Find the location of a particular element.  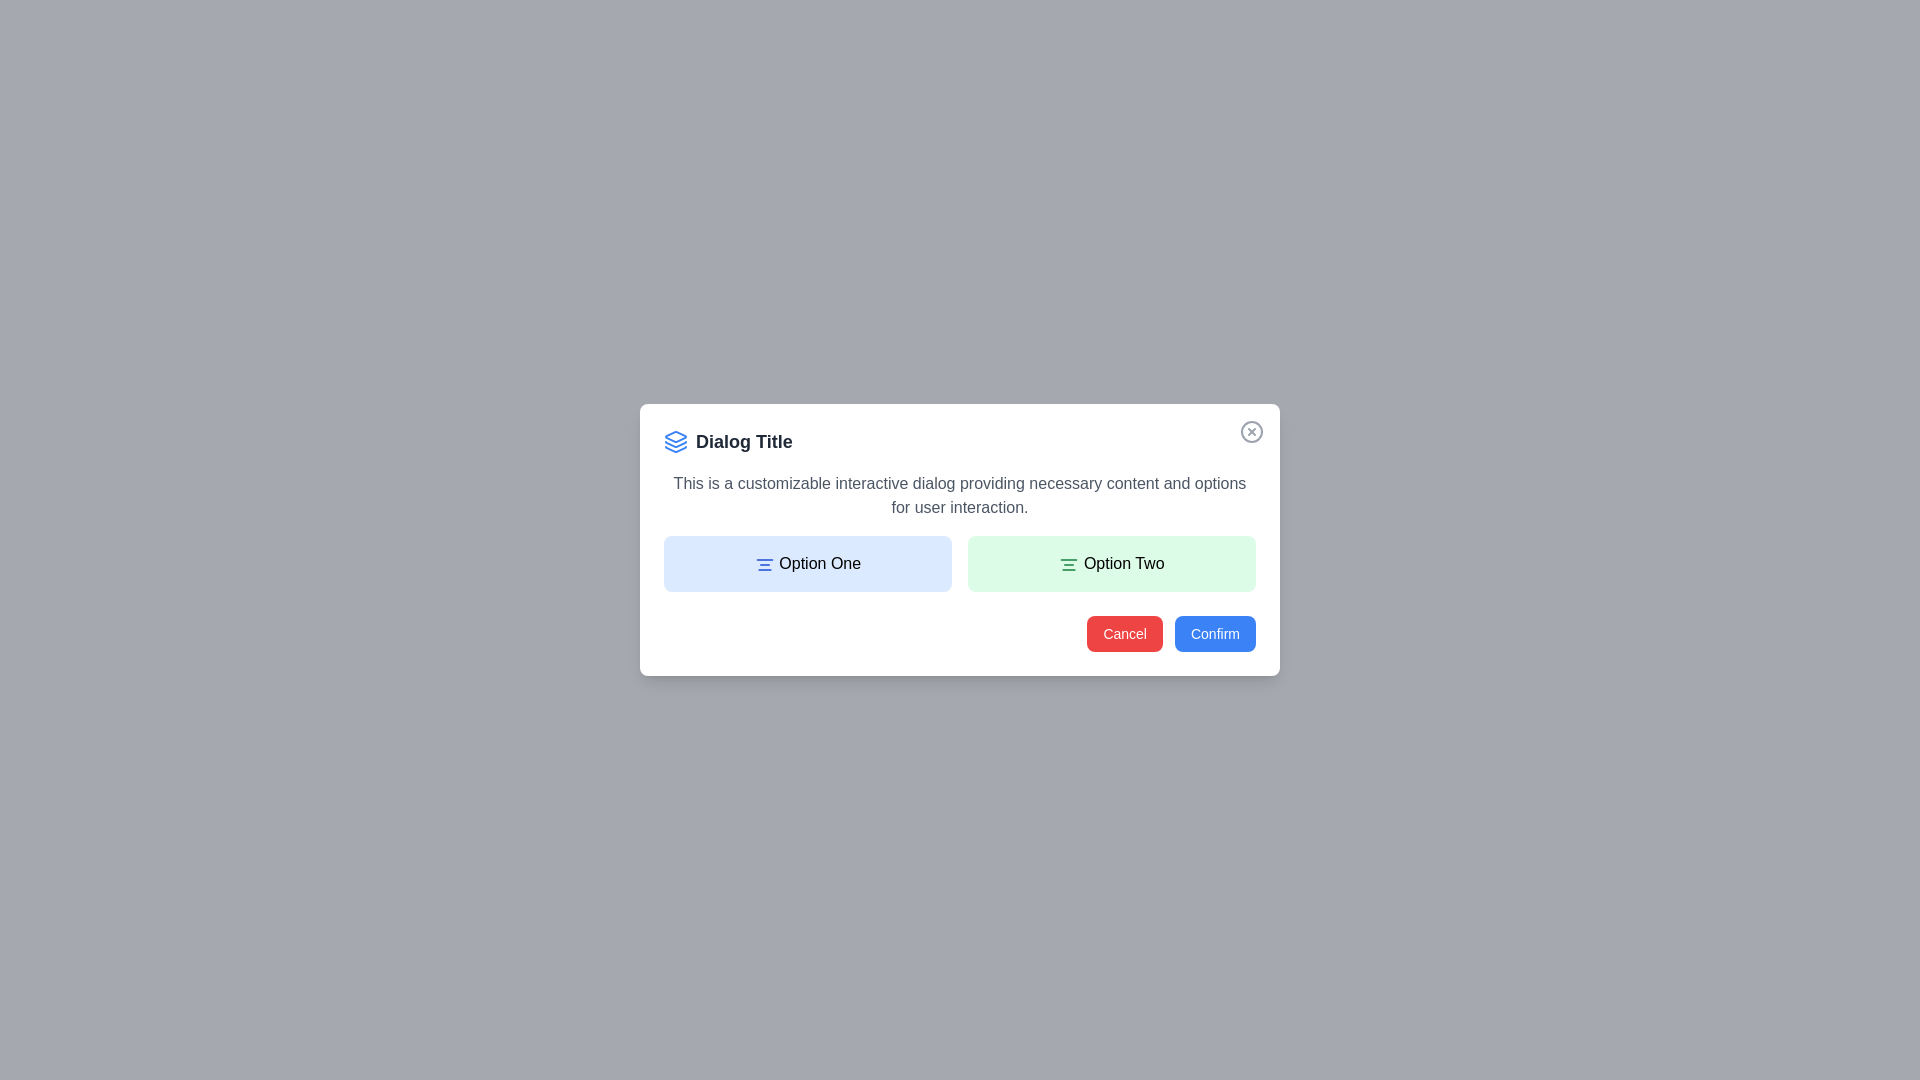

the 'Option One' section is located at coordinates (807, 563).